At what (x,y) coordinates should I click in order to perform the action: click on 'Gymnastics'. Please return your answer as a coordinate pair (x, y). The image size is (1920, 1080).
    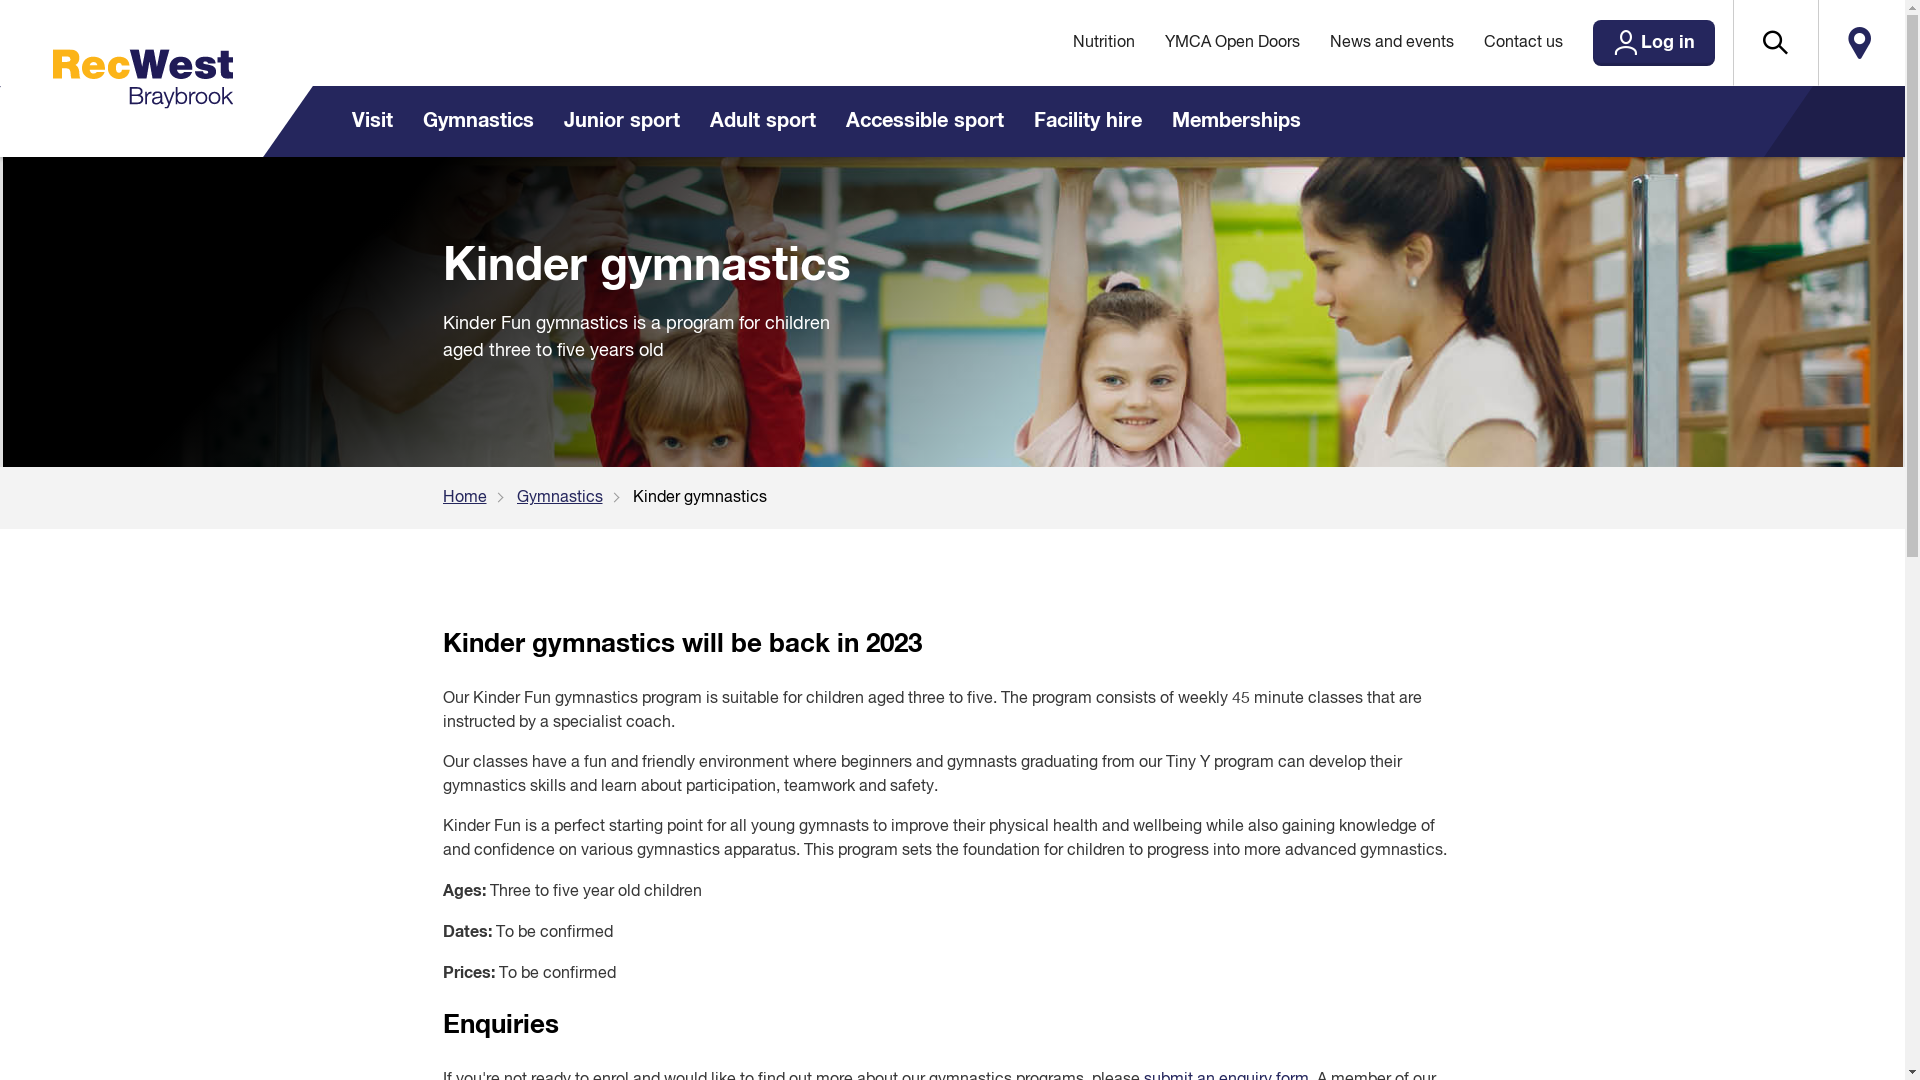
    Looking at the image, I should click on (515, 496).